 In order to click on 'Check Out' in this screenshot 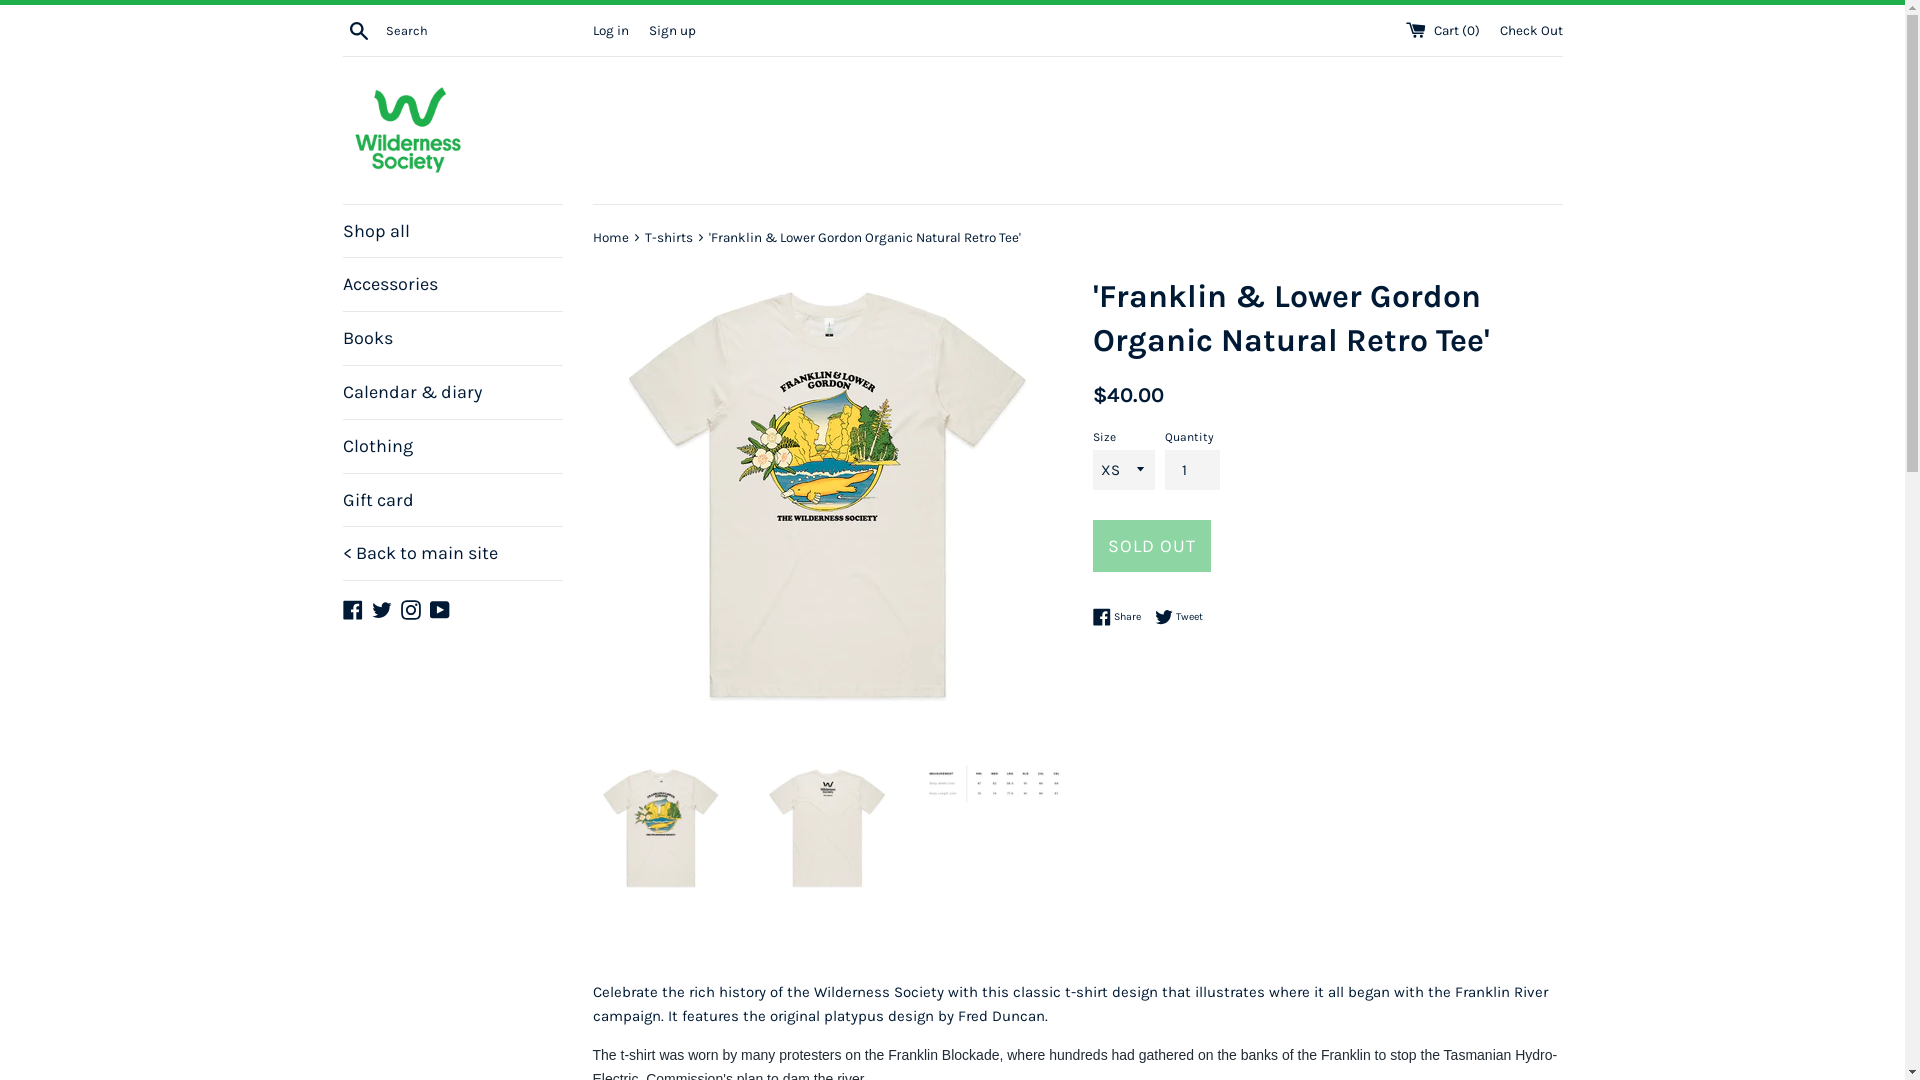, I will do `click(1499, 29)`.